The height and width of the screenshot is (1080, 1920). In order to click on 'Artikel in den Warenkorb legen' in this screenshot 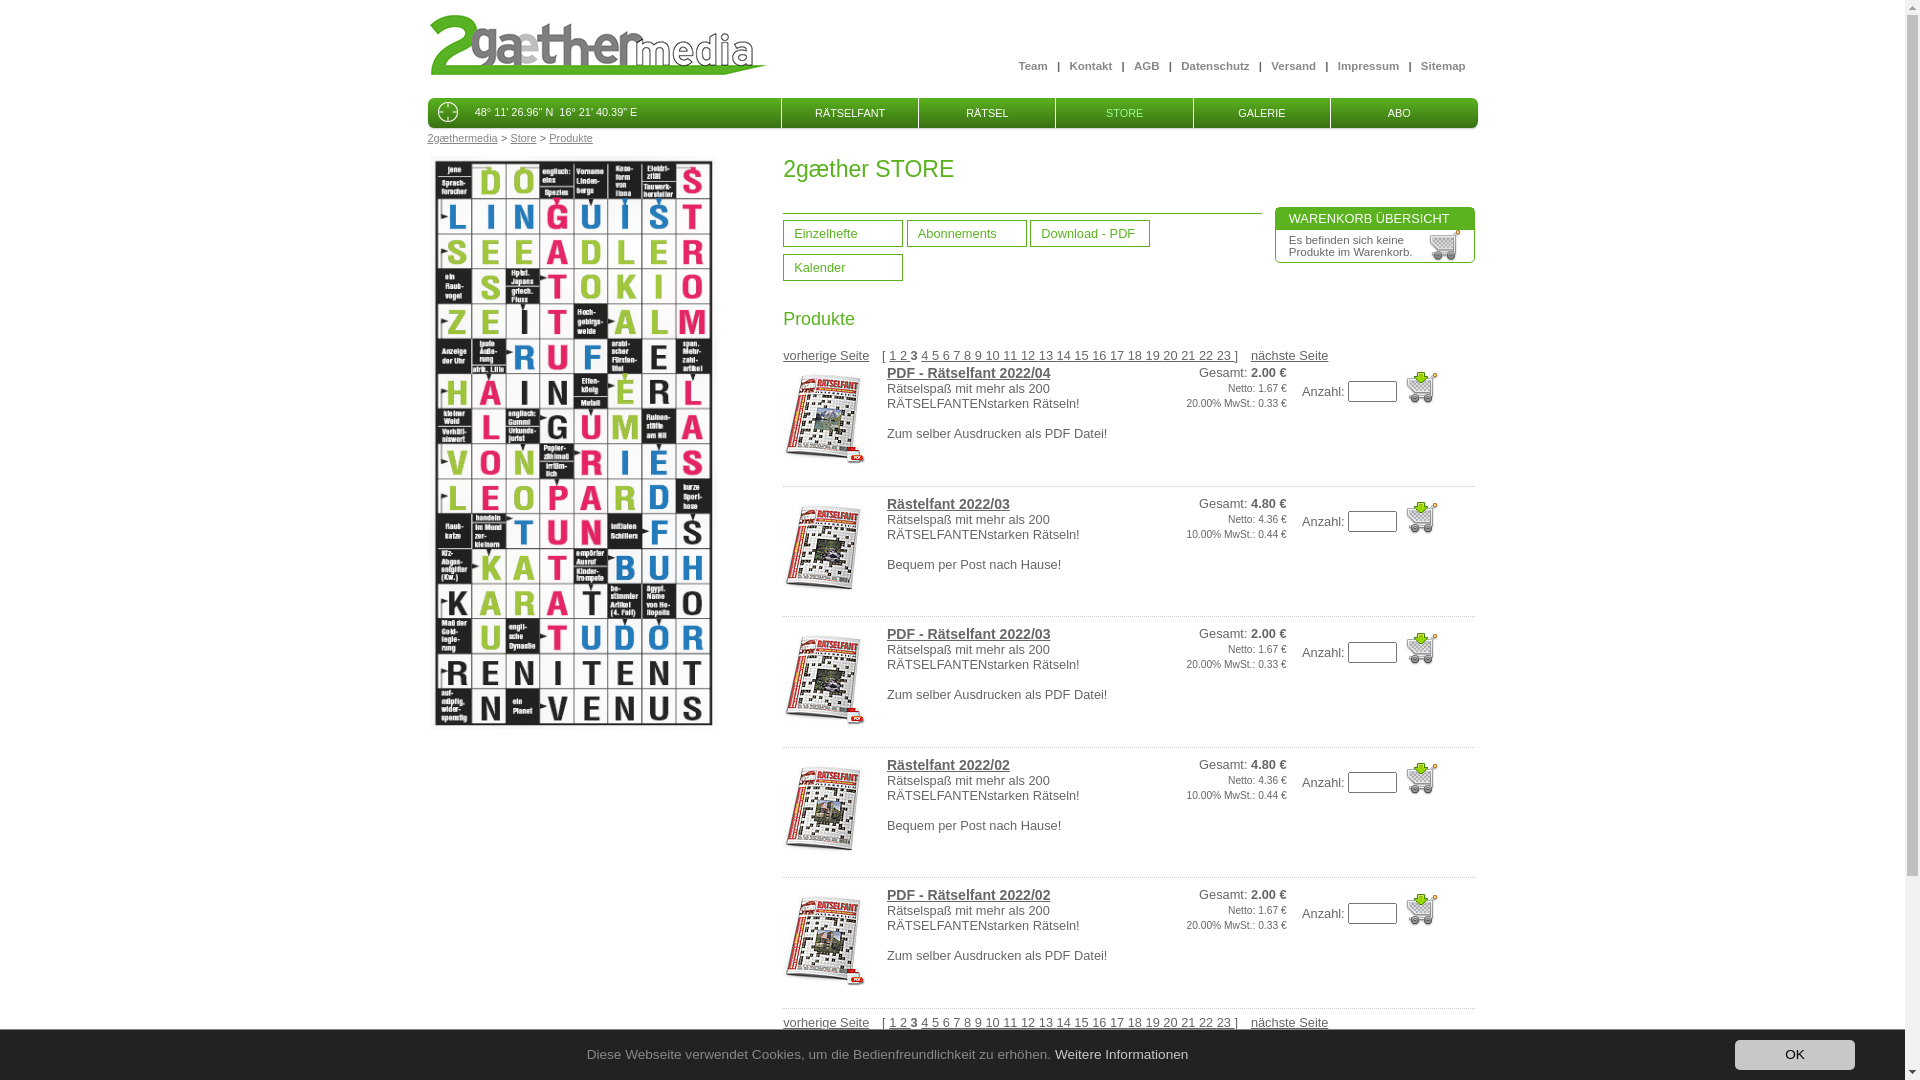, I will do `click(1420, 516)`.